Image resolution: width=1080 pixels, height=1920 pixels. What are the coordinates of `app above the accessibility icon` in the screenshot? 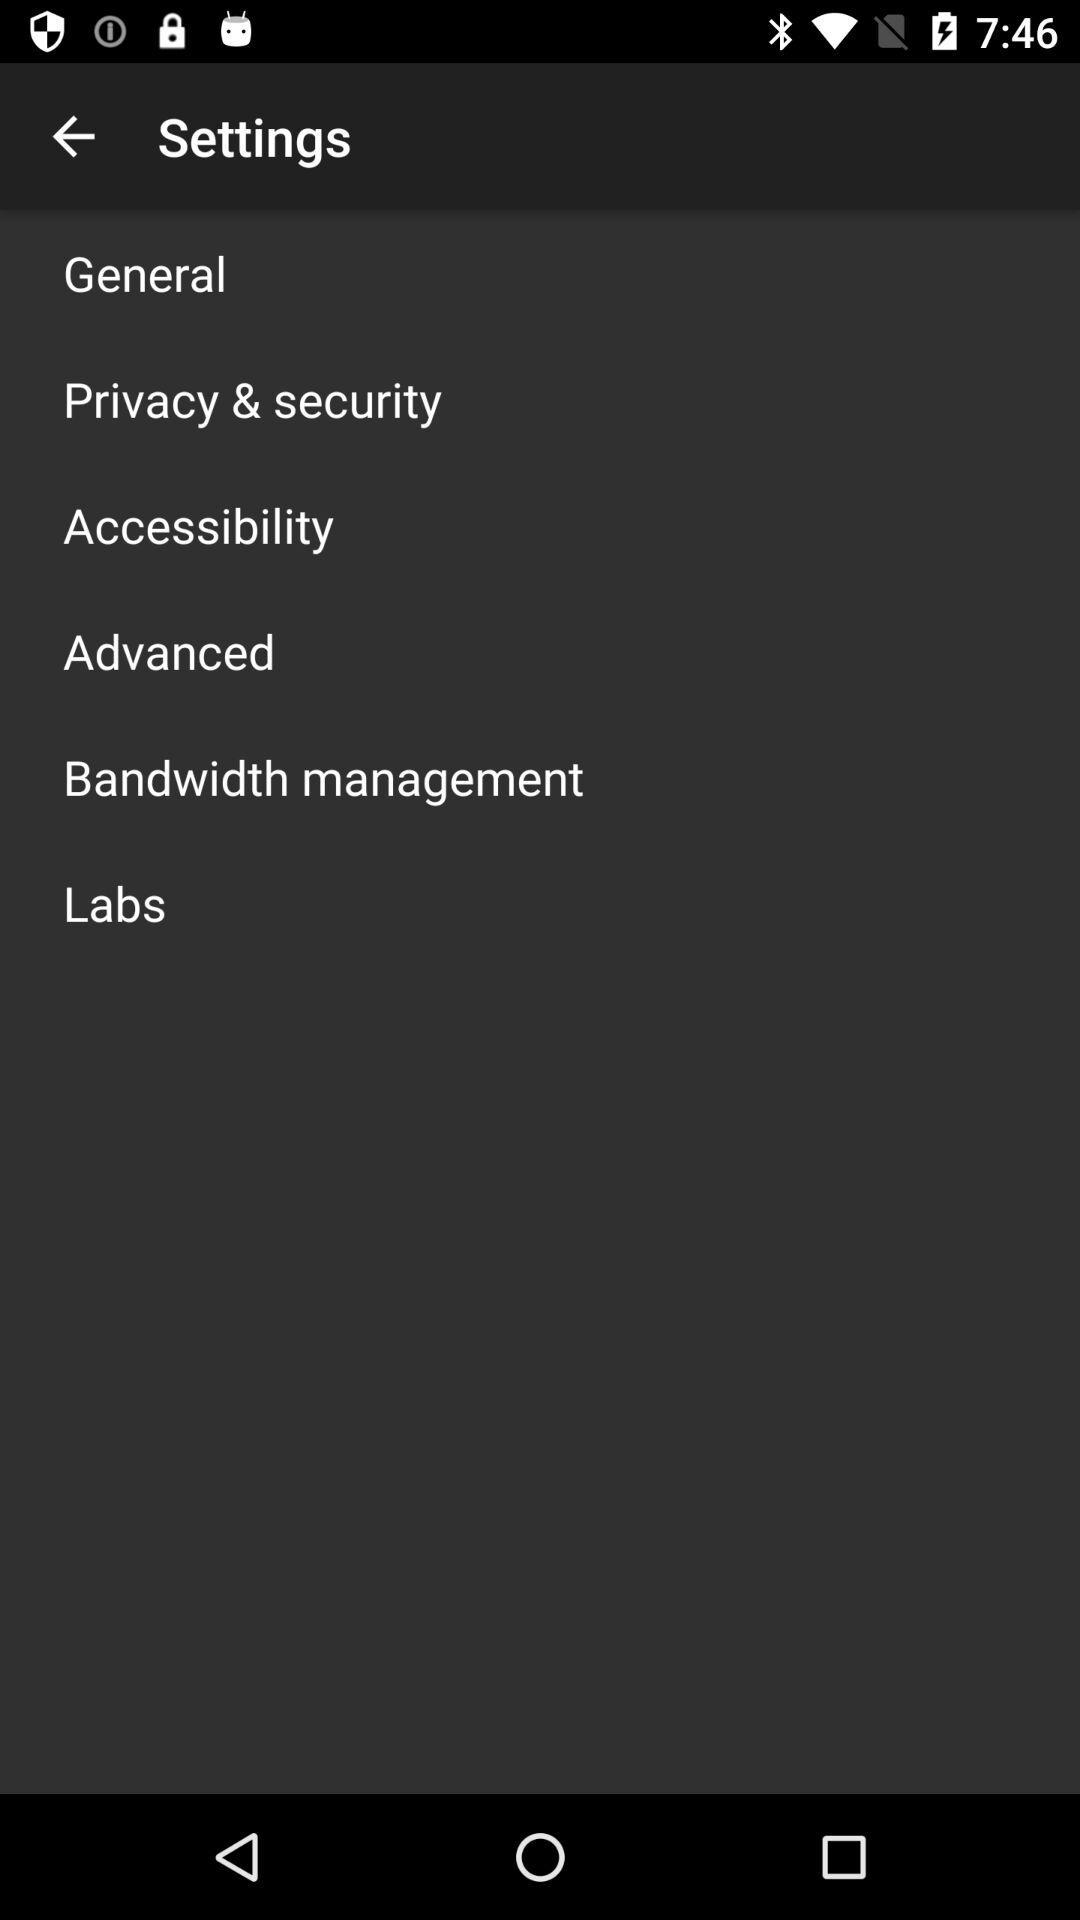 It's located at (251, 398).